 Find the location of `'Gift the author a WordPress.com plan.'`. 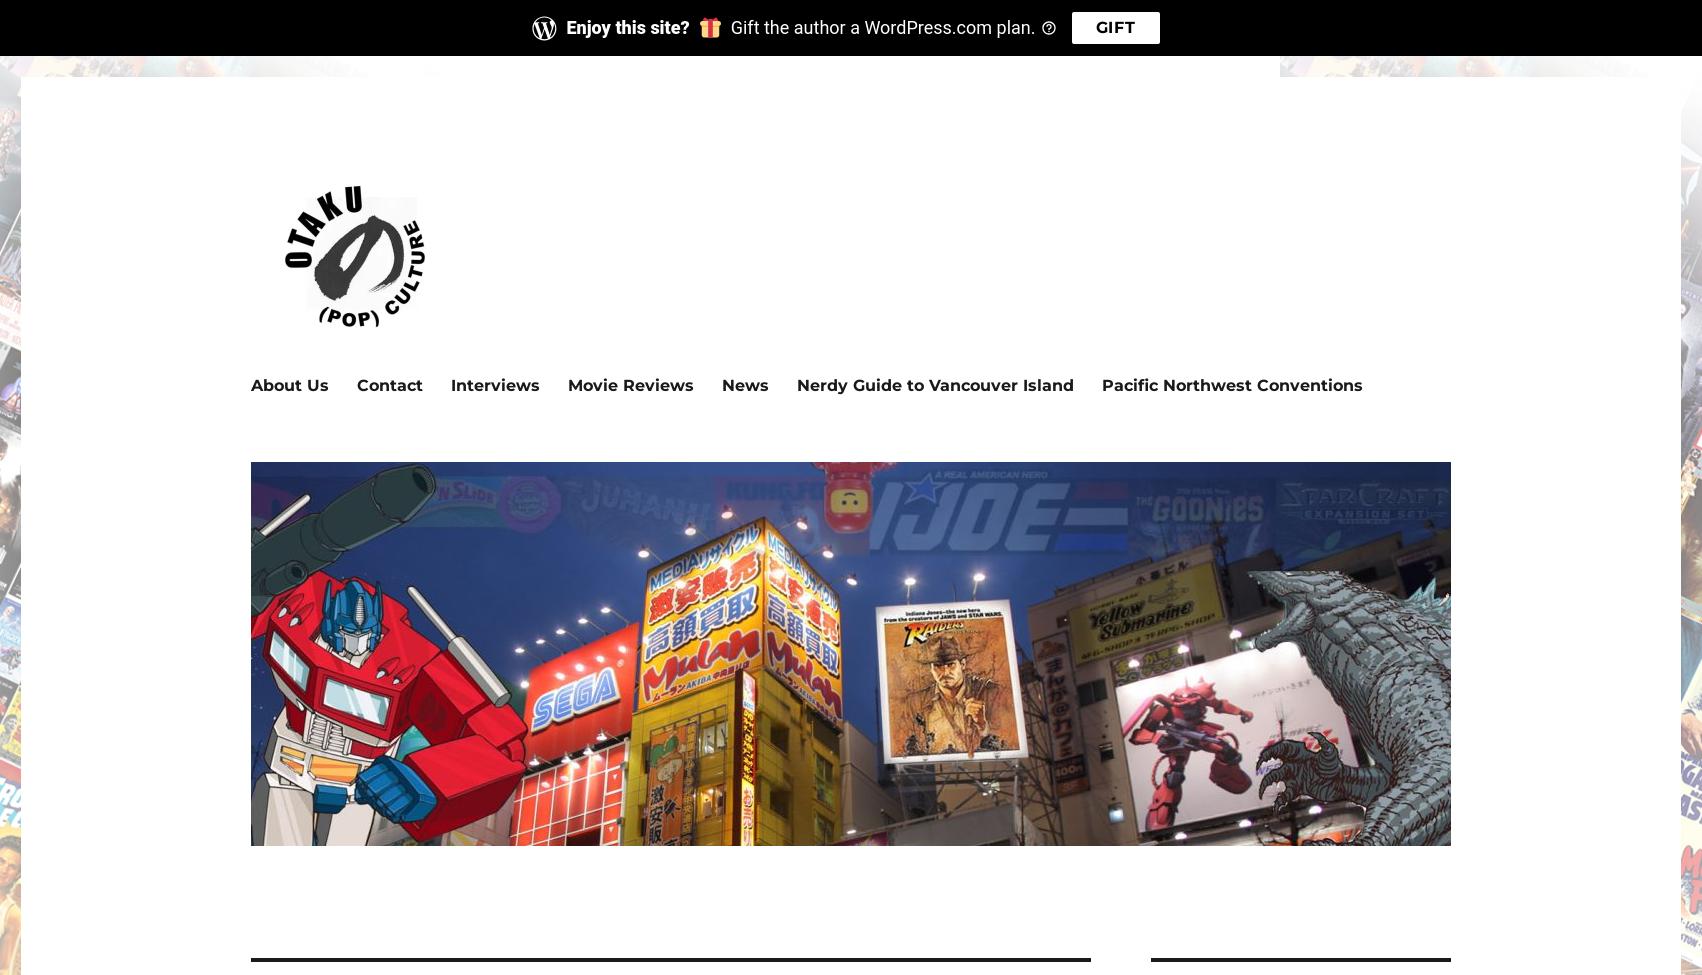

'Gift the author a WordPress.com plan.' is located at coordinates (882, 26).